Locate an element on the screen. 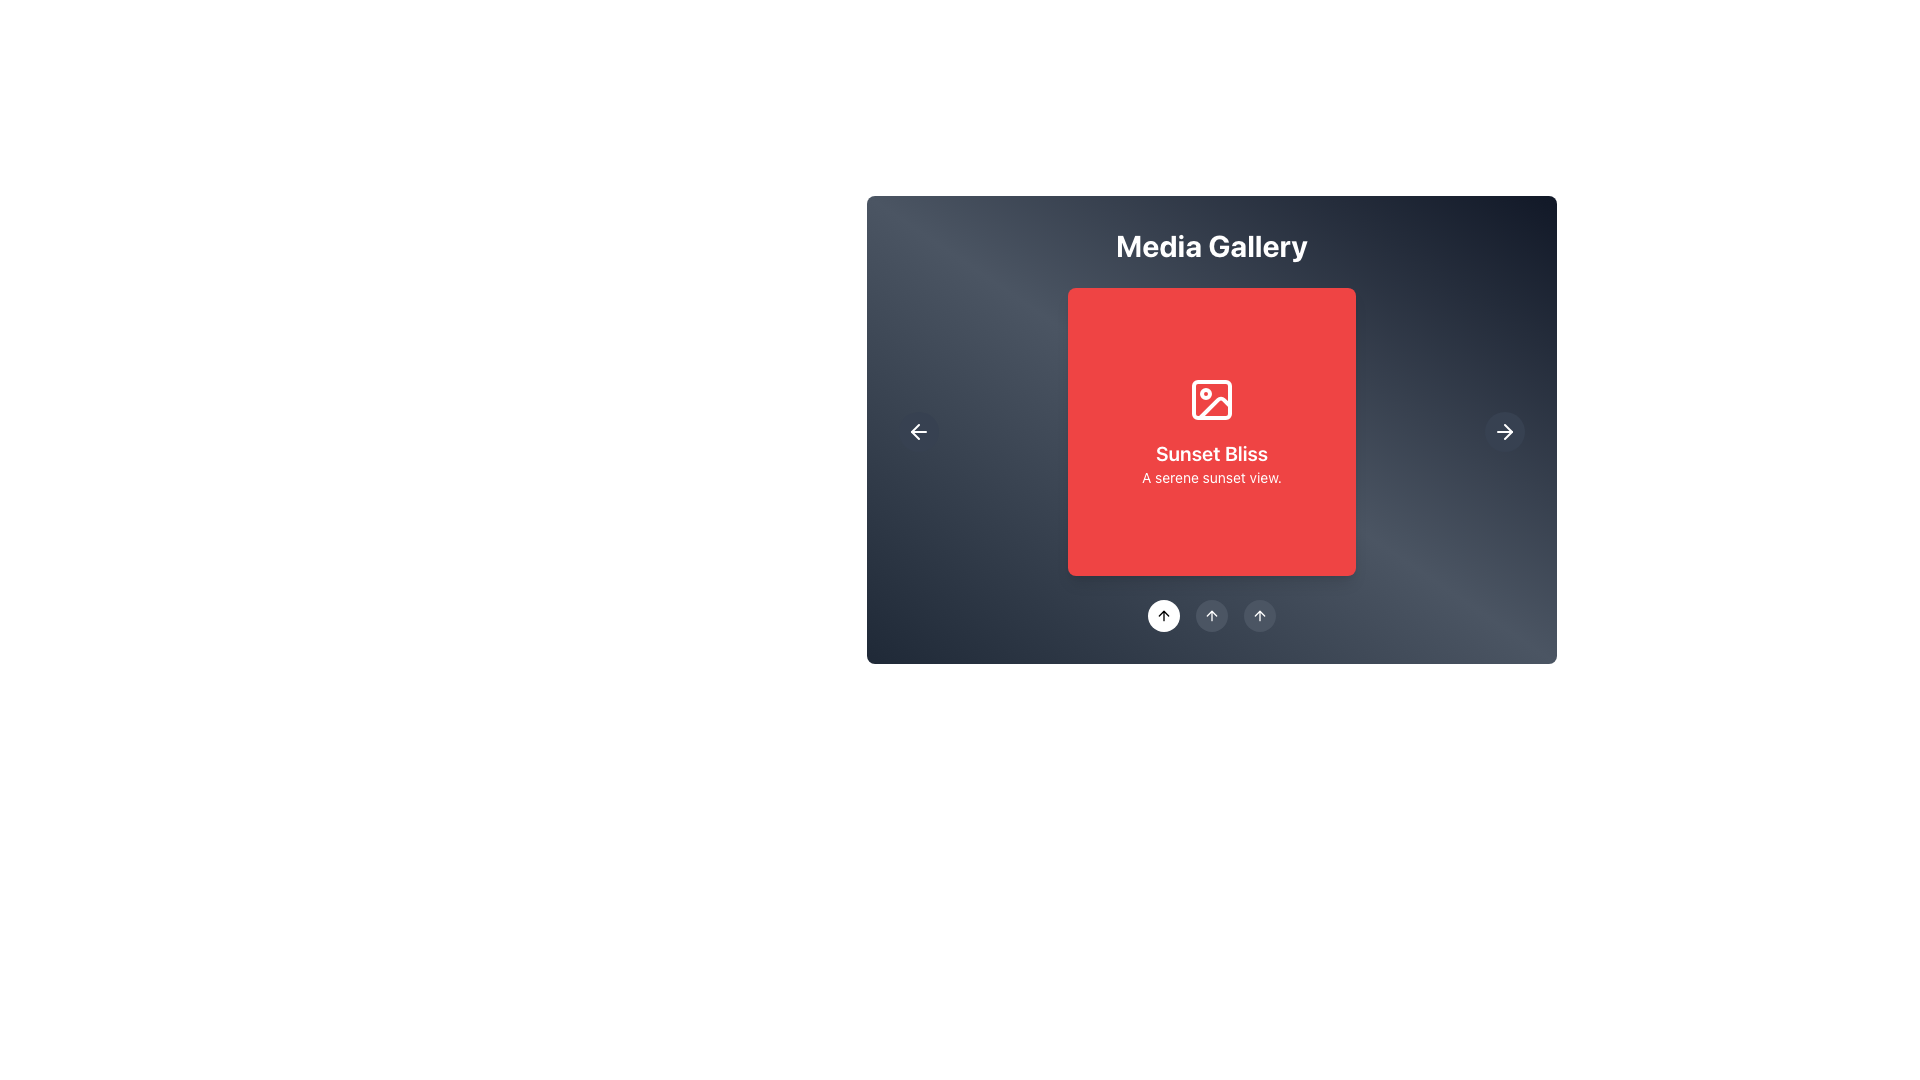  the upward-pointing arrow icon within the circular button located below the central card interface is located at coordinates (1258, 615).